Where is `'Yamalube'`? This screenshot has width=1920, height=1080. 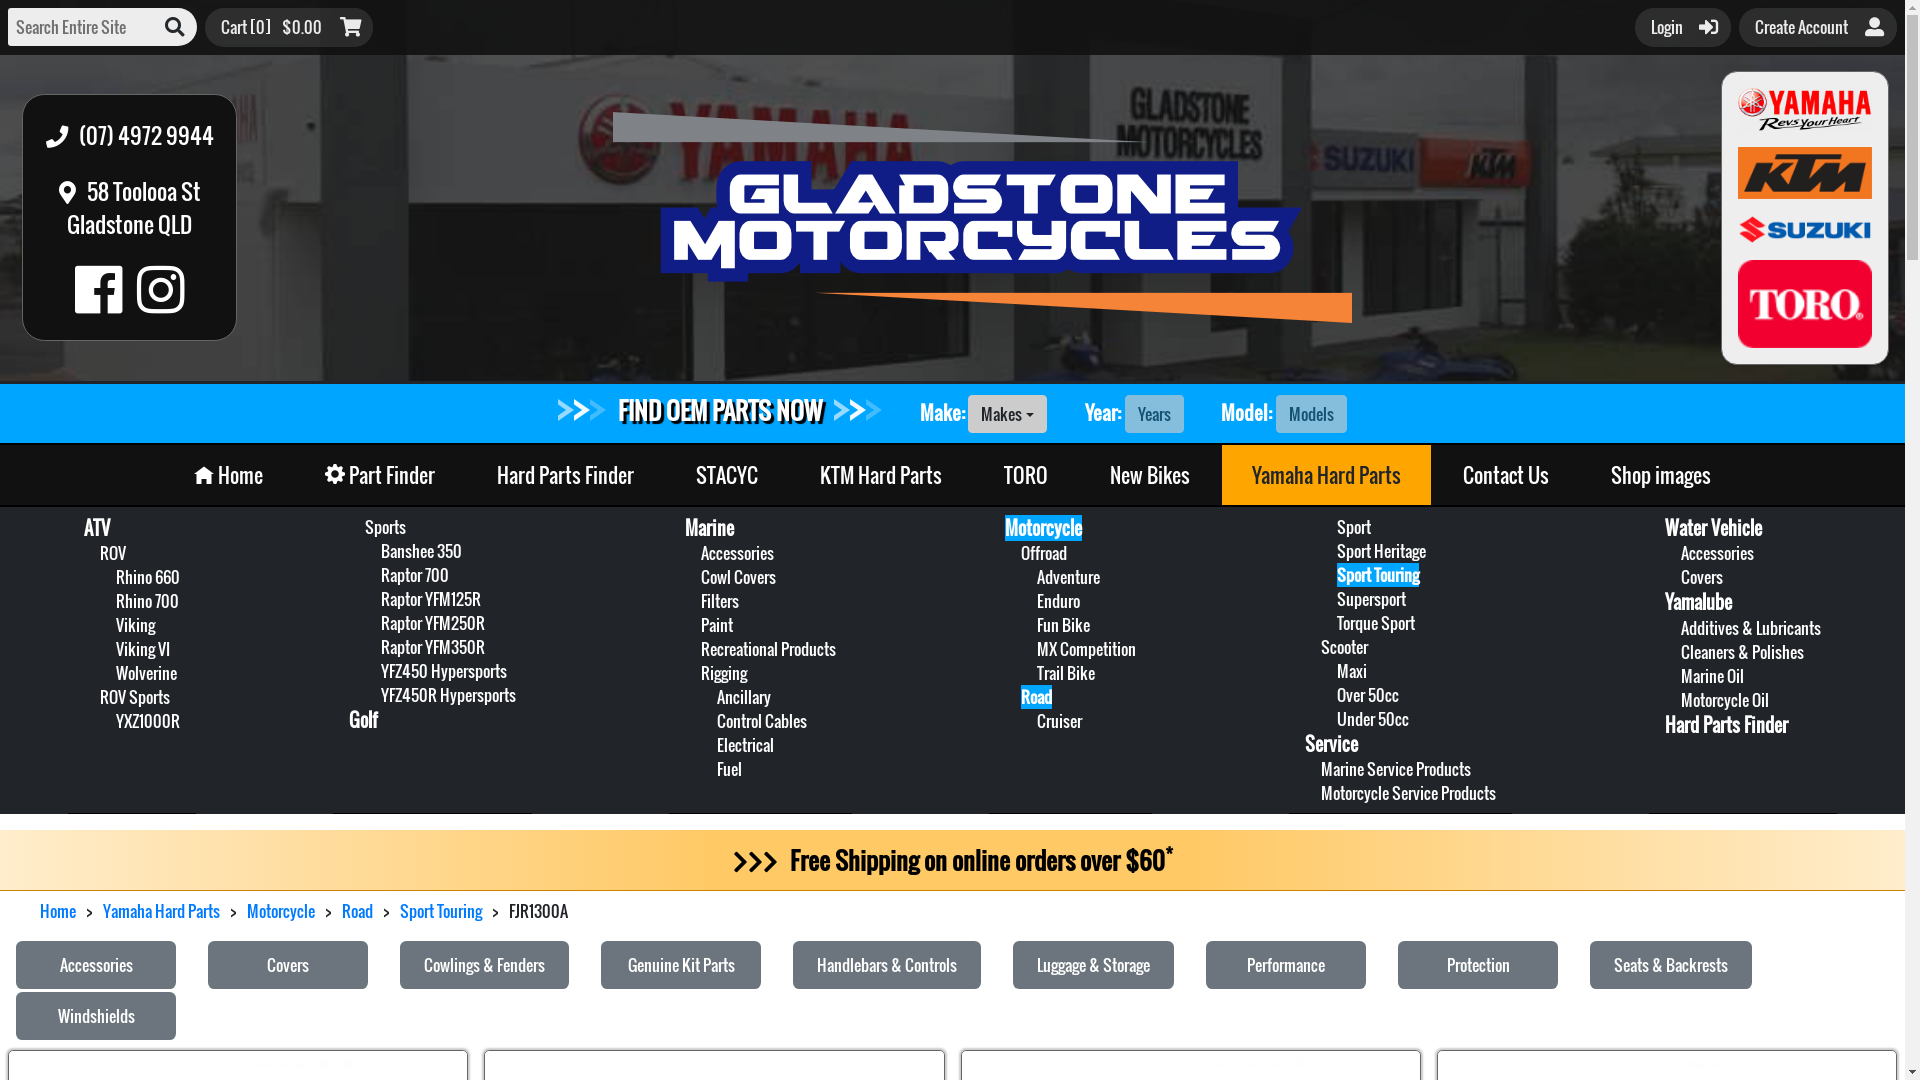
'Yamalube' is located at coordinates (1697, 600).